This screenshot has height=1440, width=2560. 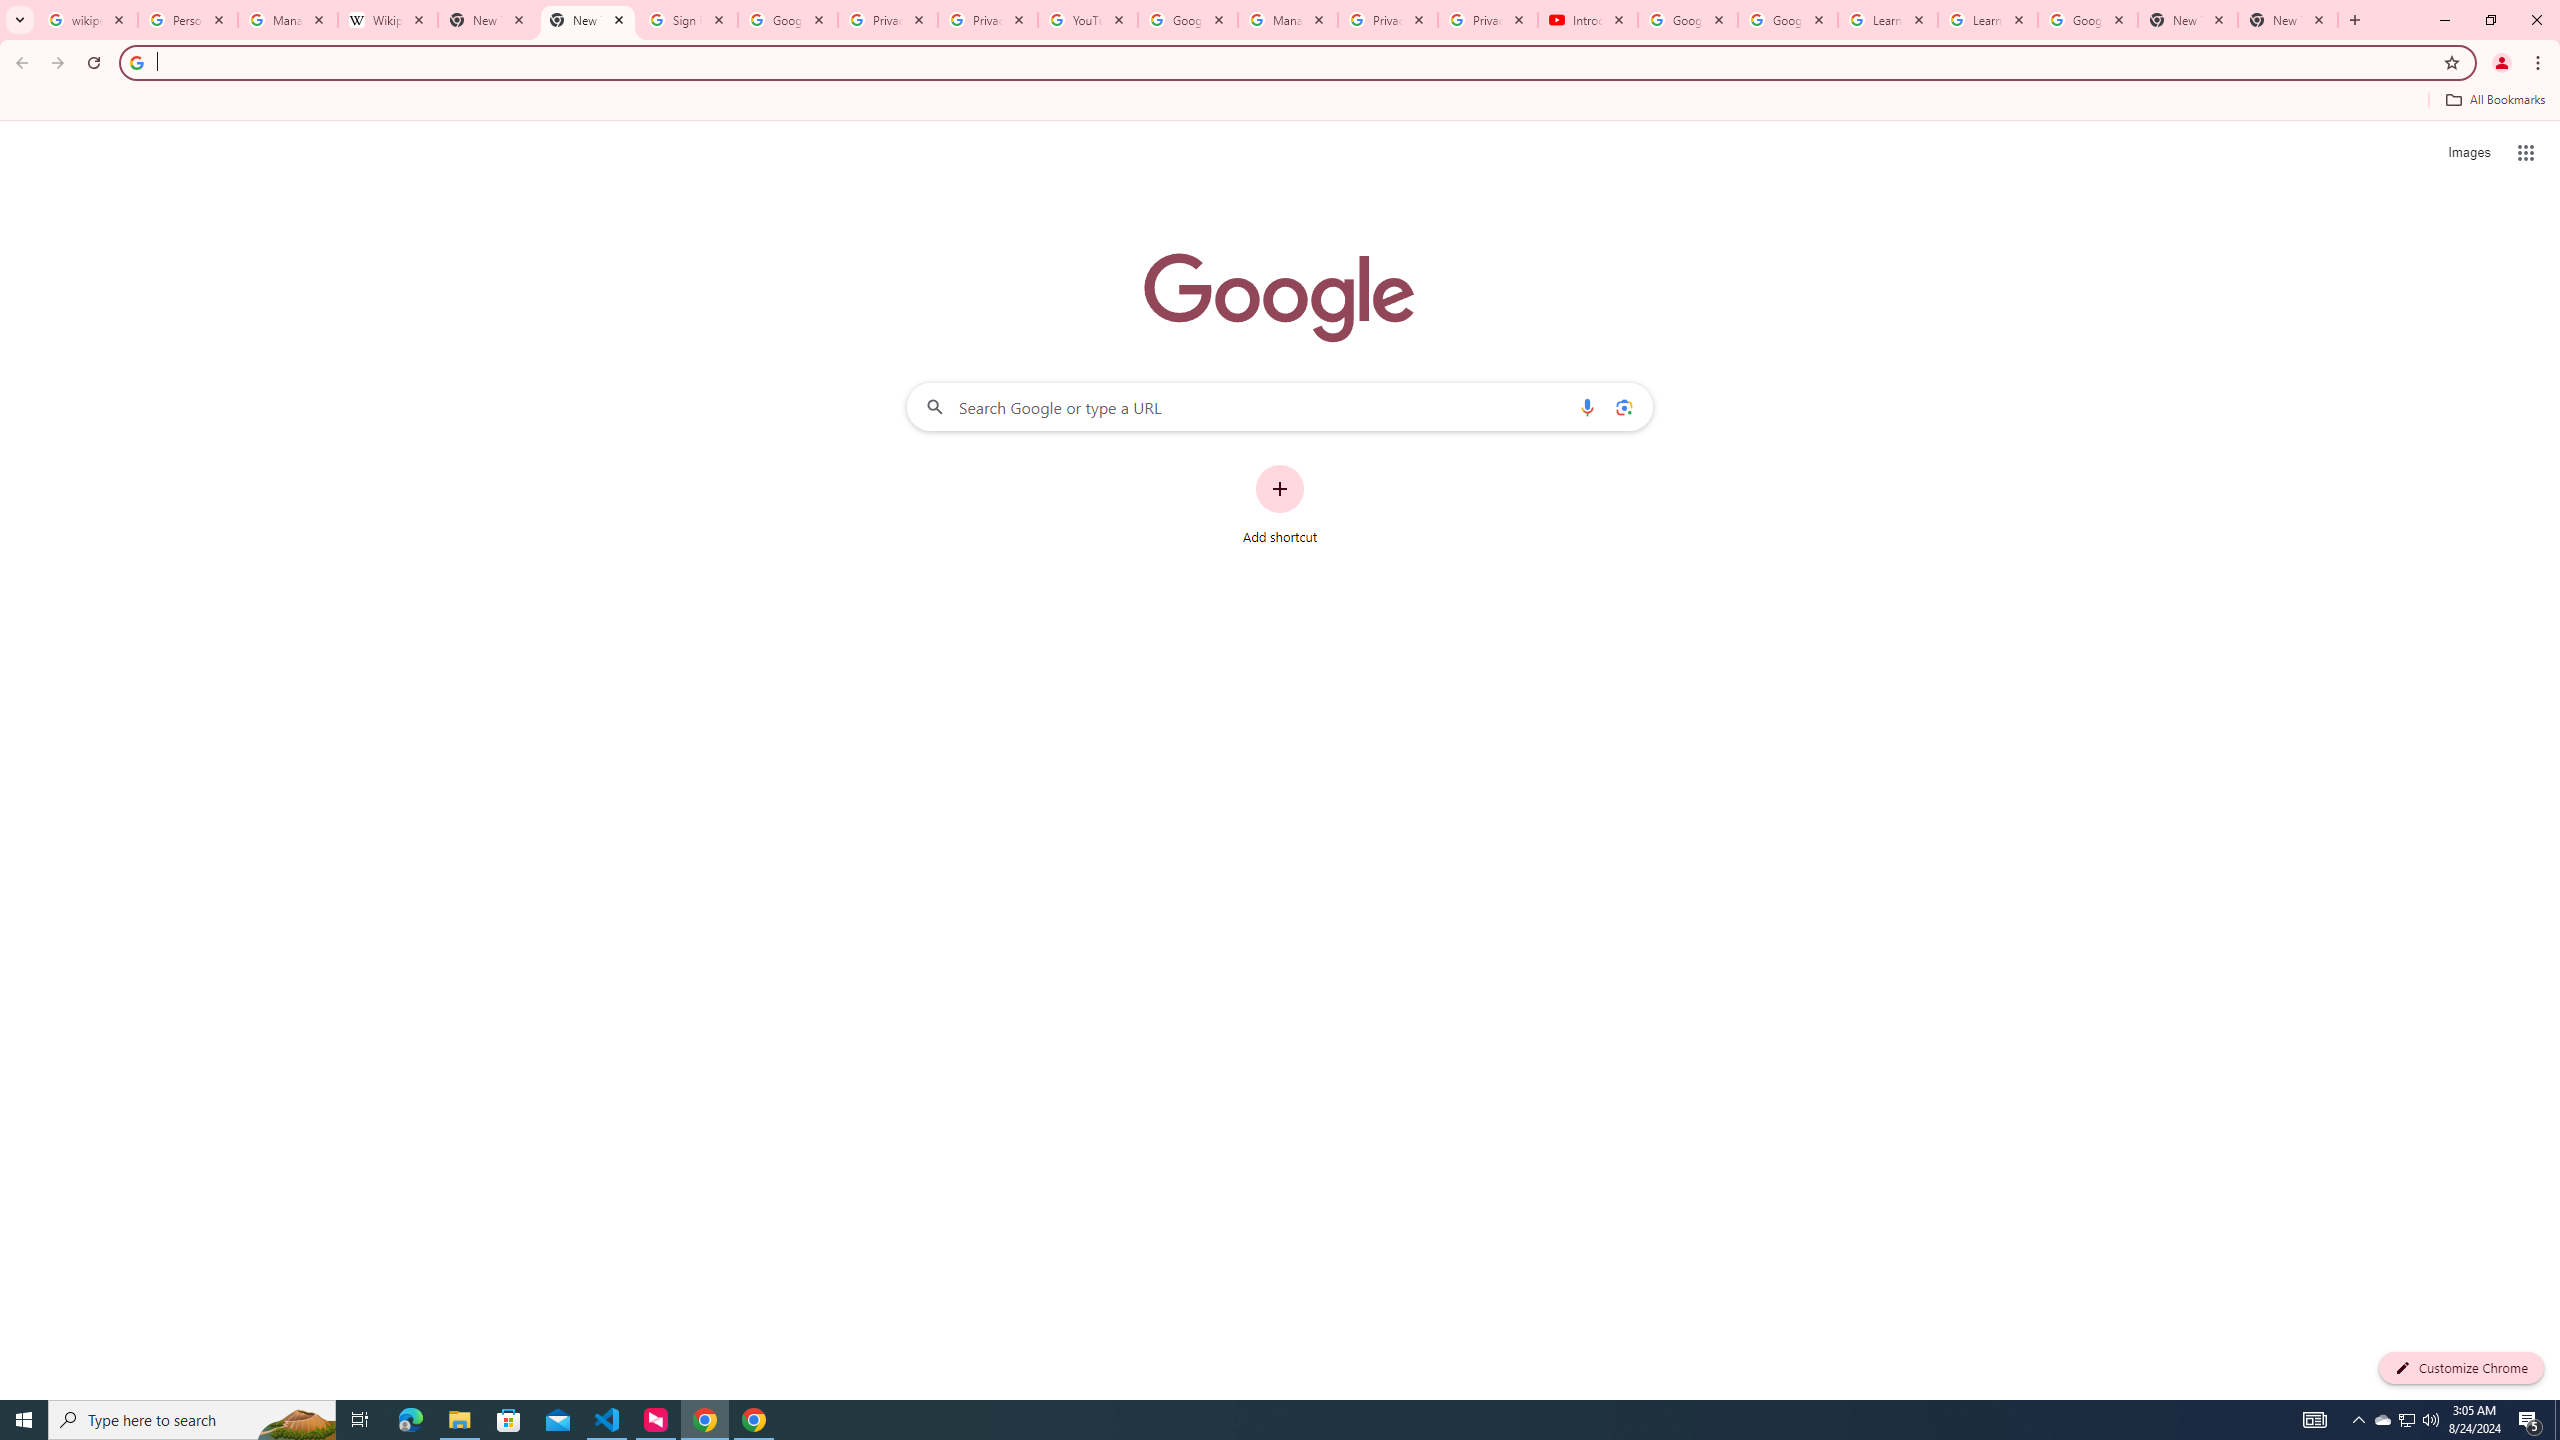 What do you see at coordinates (1687, 19) in the screenshot?
I see `'Google Account Help'` at bounding box center [1687, 19].